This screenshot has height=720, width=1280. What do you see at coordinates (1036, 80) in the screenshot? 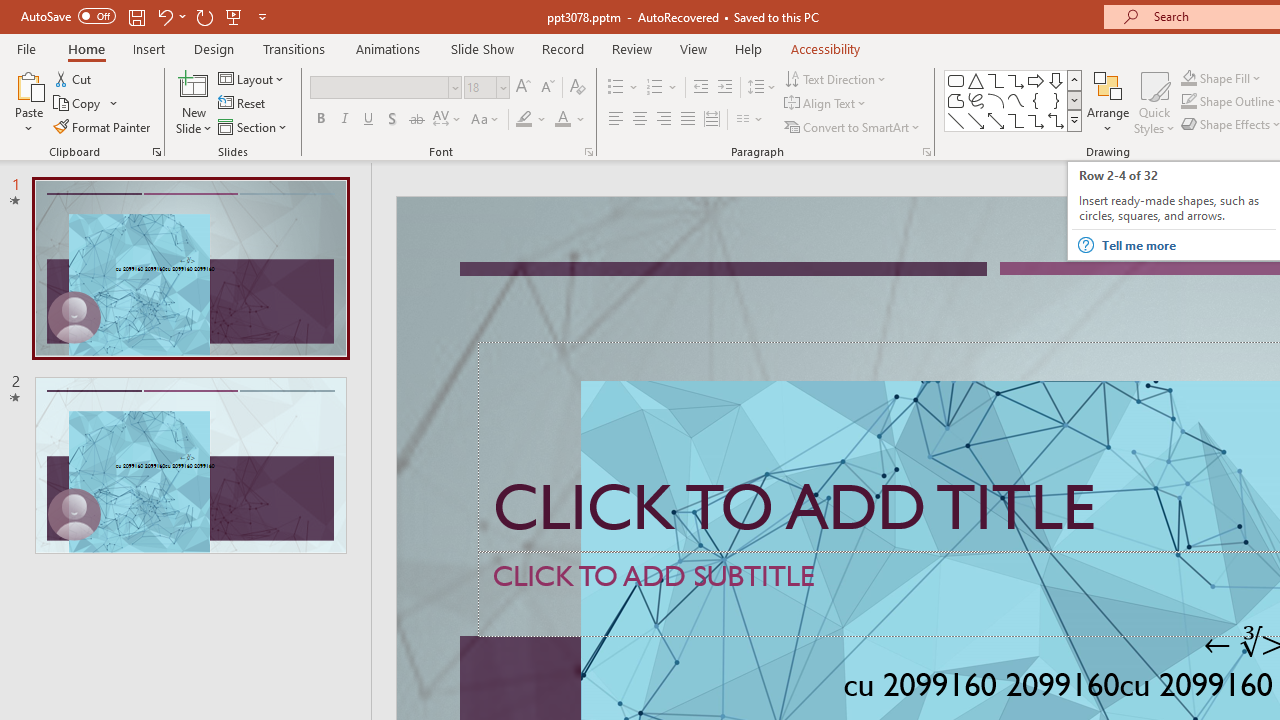
I see `'Arrow: Right'` at bounding box center [1036, 80].